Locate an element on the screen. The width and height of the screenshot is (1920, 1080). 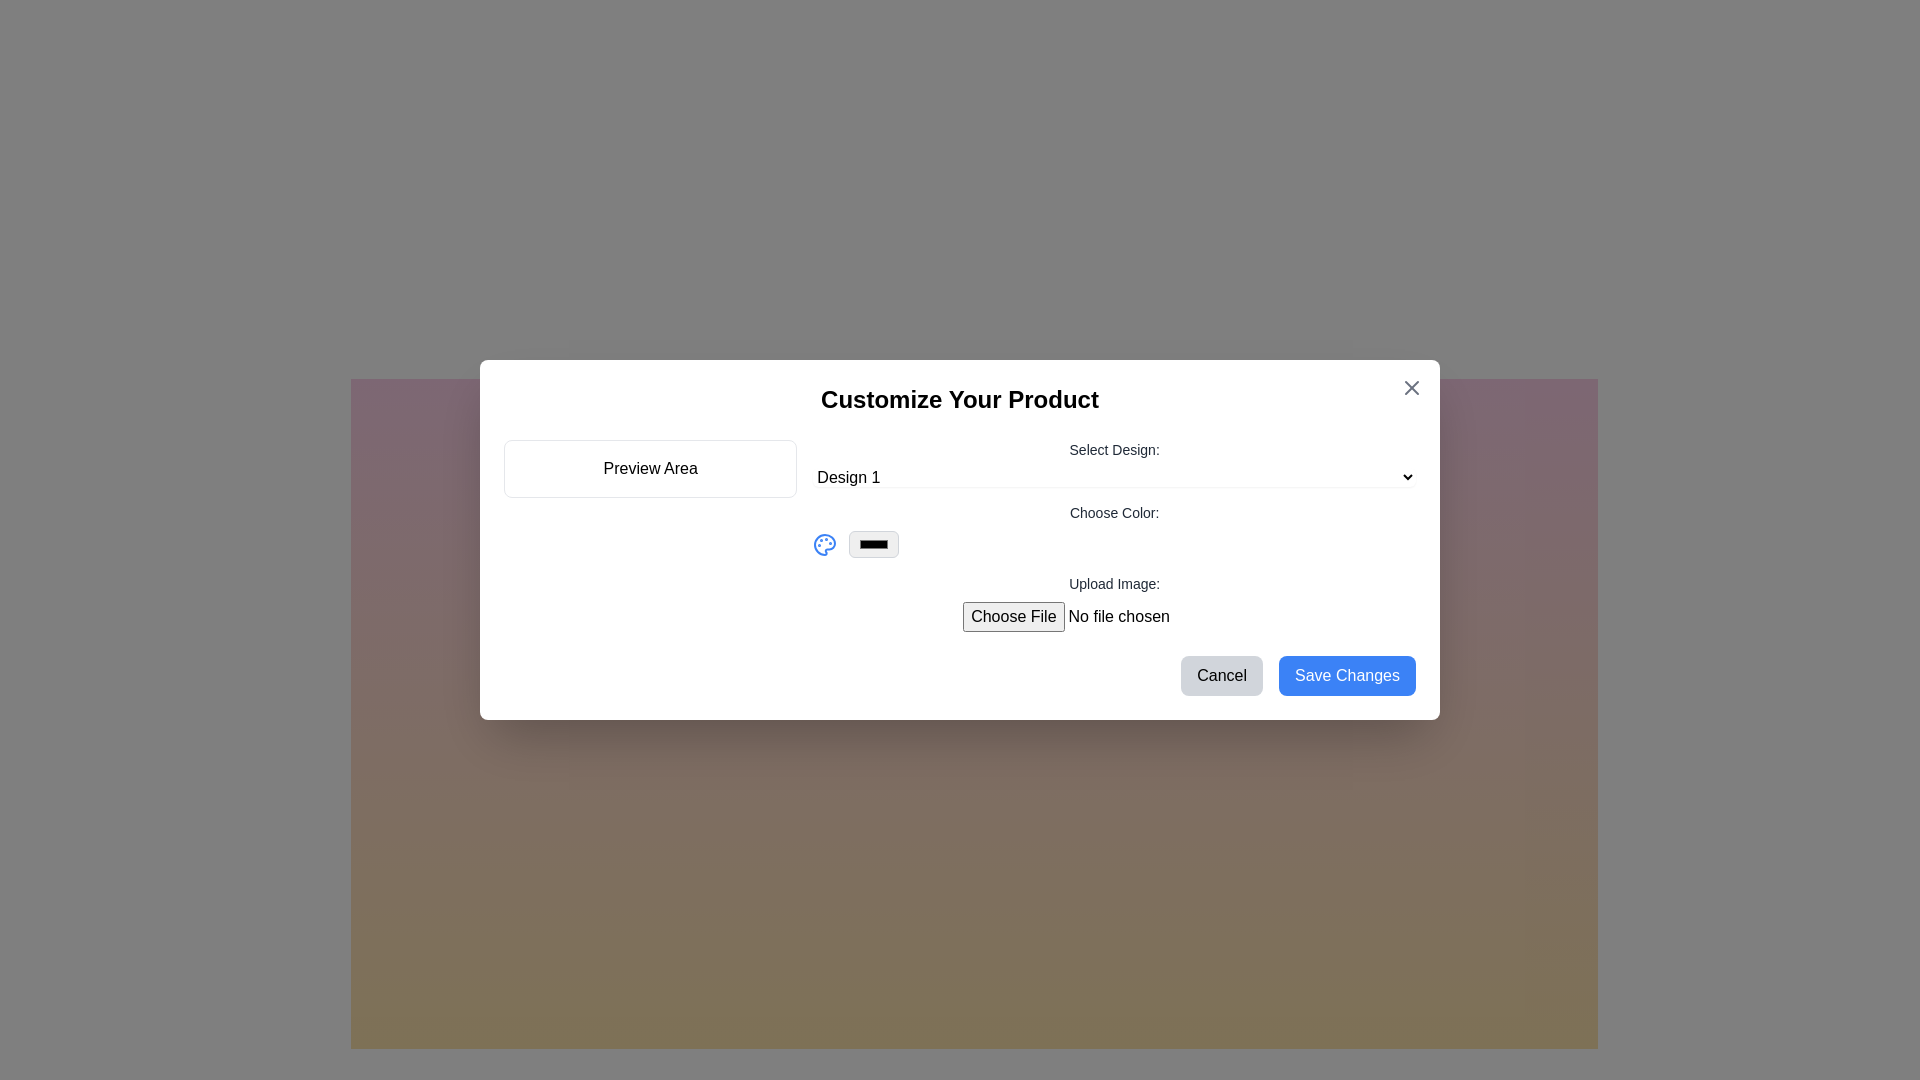
the cancel button located at the bottom-right of the dialog, to the left of the 'Save Changes' button is located at coordinates (1221, 675).